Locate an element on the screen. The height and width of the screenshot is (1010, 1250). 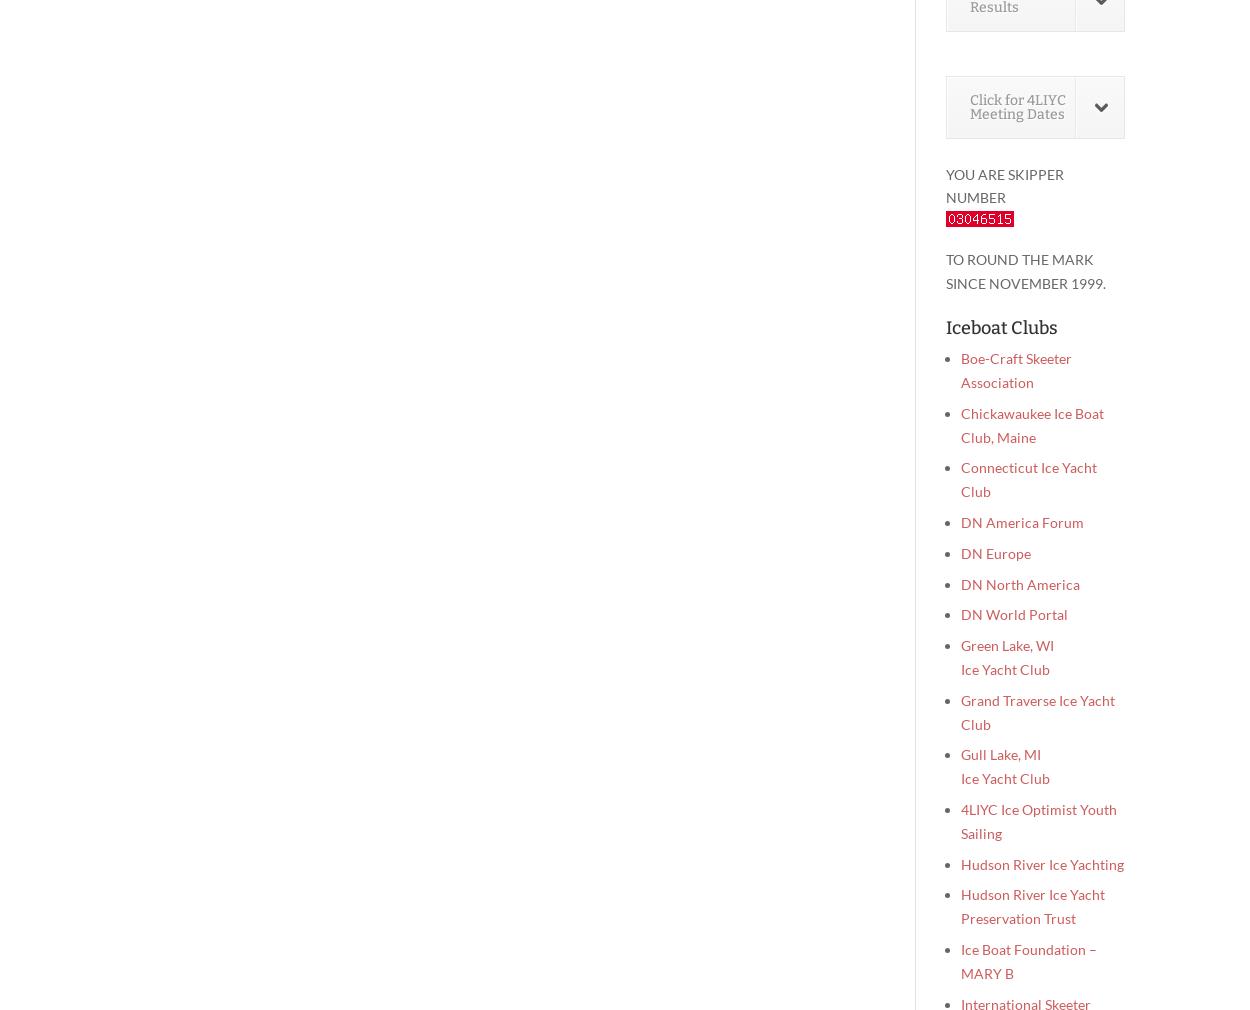
'DN America Forum' is located at coordinates (1022, 521).